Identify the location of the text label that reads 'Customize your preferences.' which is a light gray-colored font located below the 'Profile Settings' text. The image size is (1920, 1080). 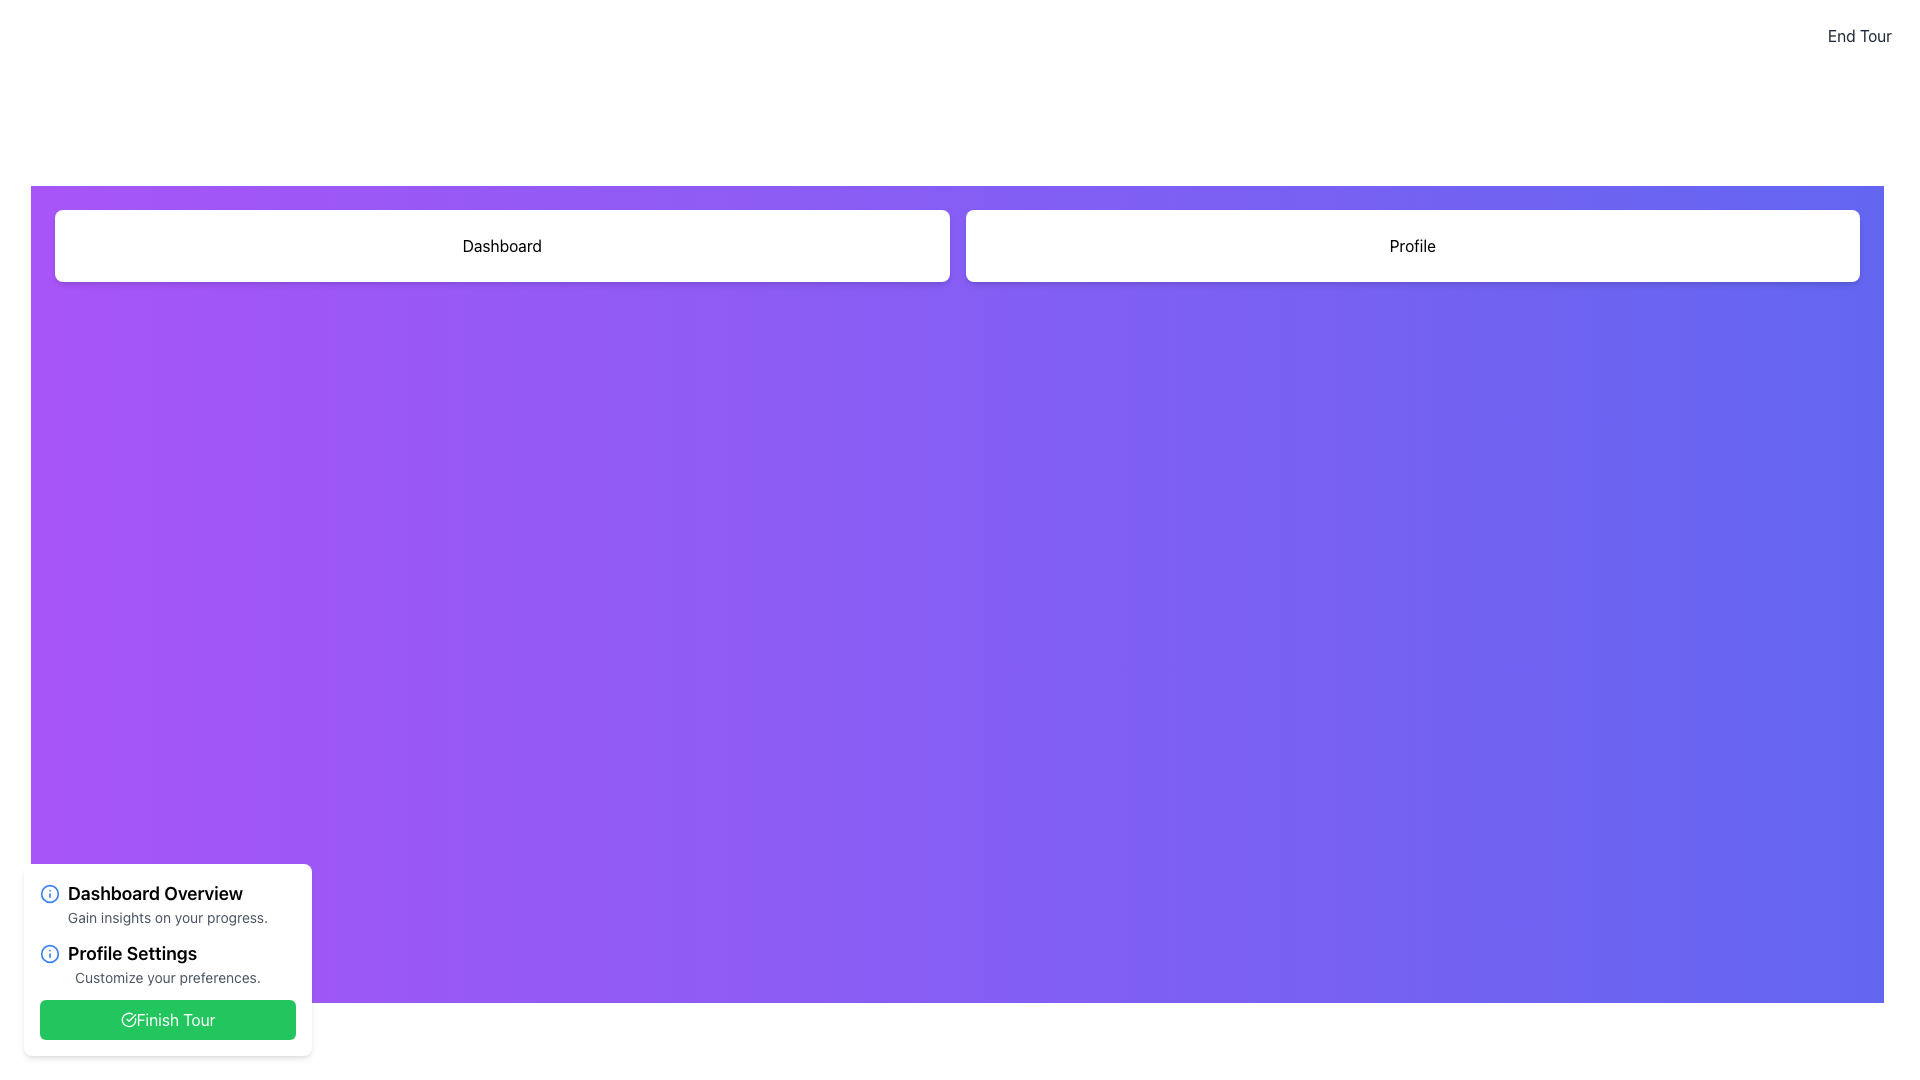
(168, 977).